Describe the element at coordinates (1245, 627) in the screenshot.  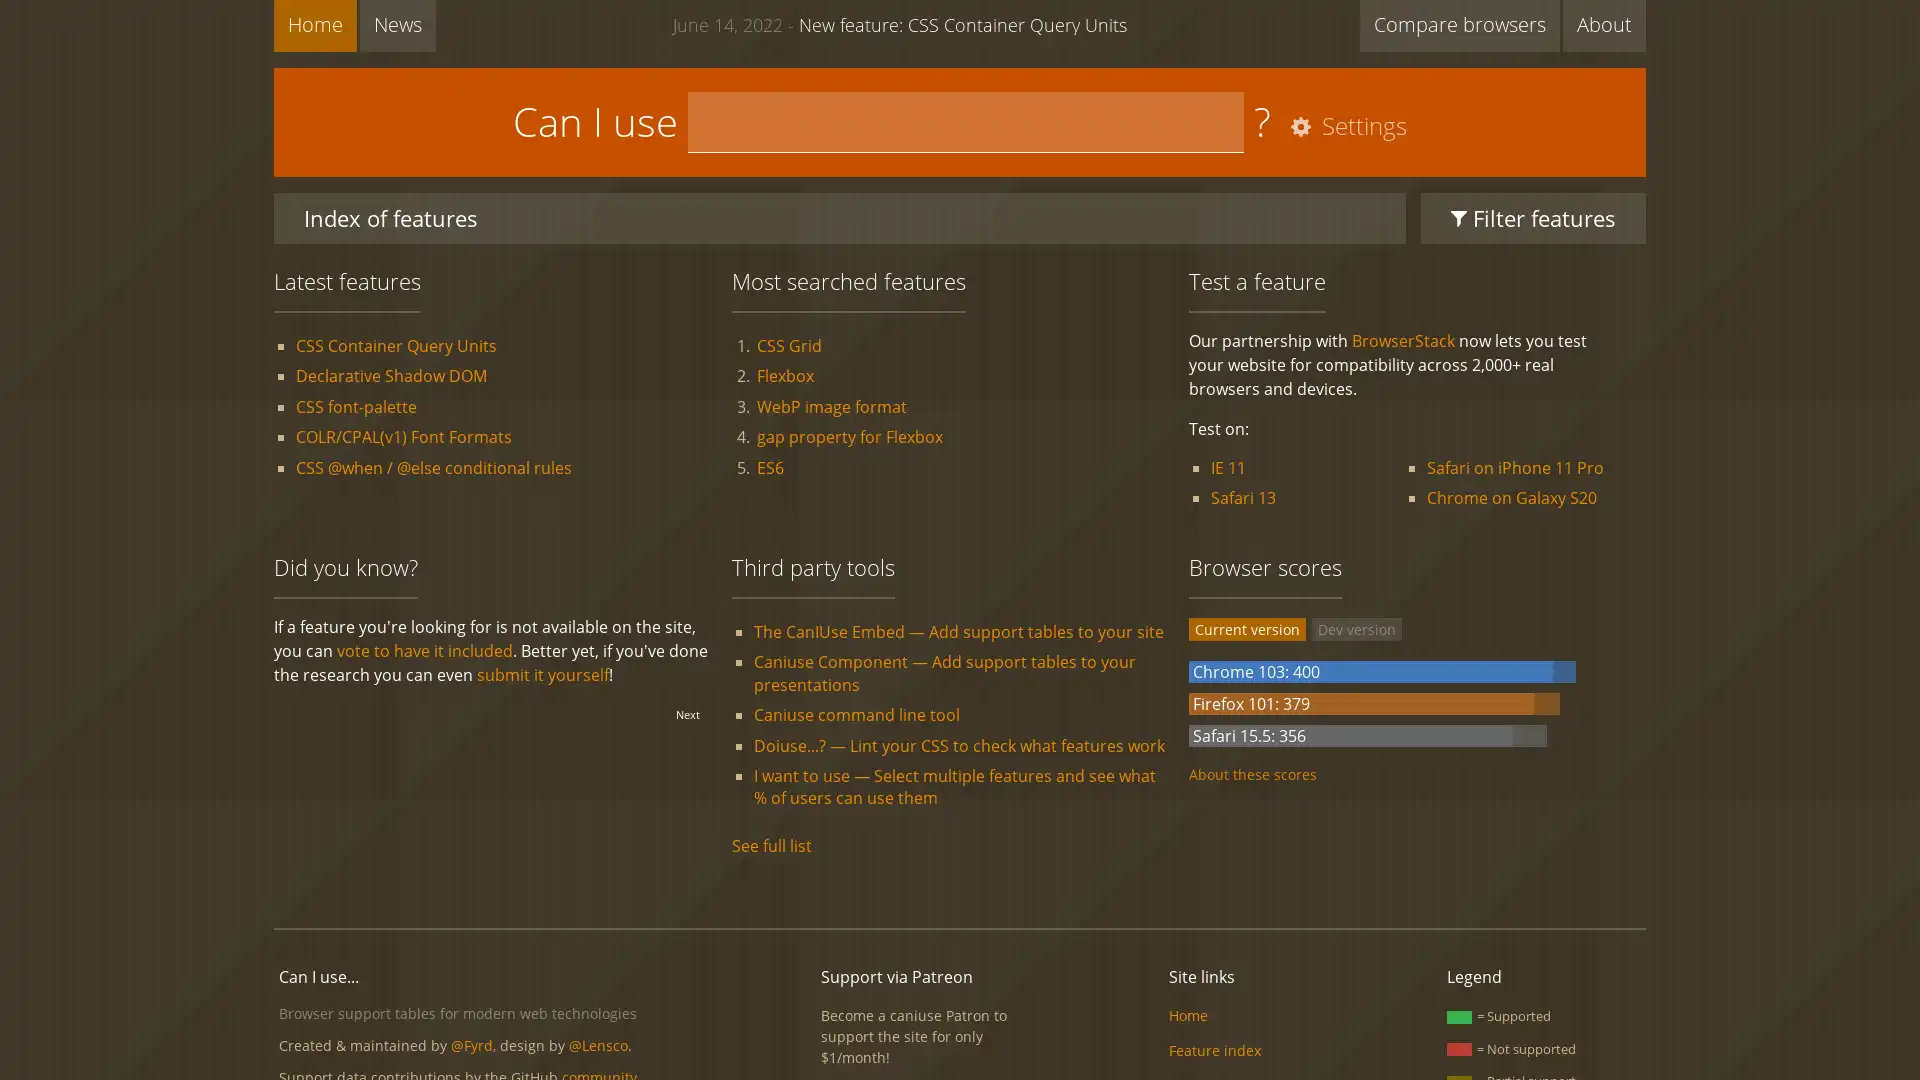
I see `Current version` at that location.